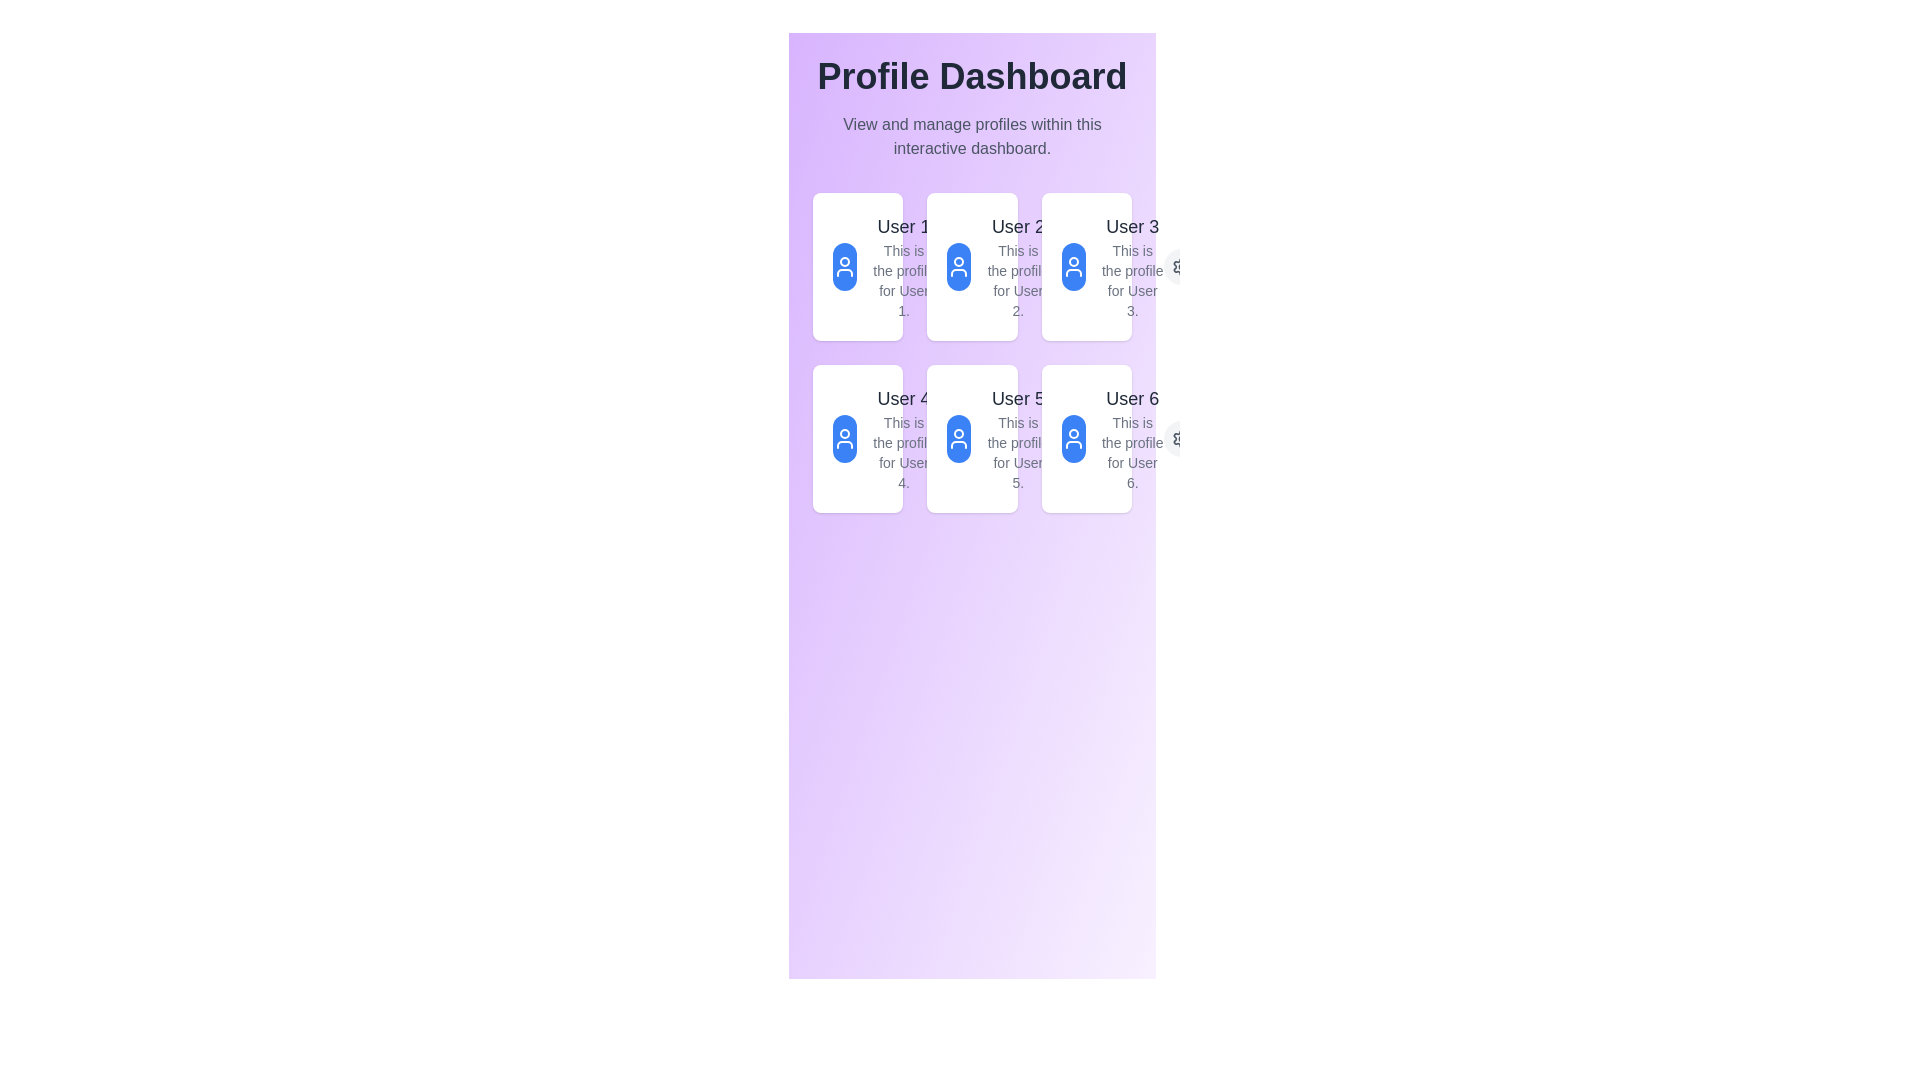 The height and width of the screenshot is (1080, 1920). Describe the element at coordinates (1132, 226) in the screenshot. I see `the text label indicating the name or identifier of a specific user profile located at the top-right card in the 3-column grid layout of the dashboard` at that location.